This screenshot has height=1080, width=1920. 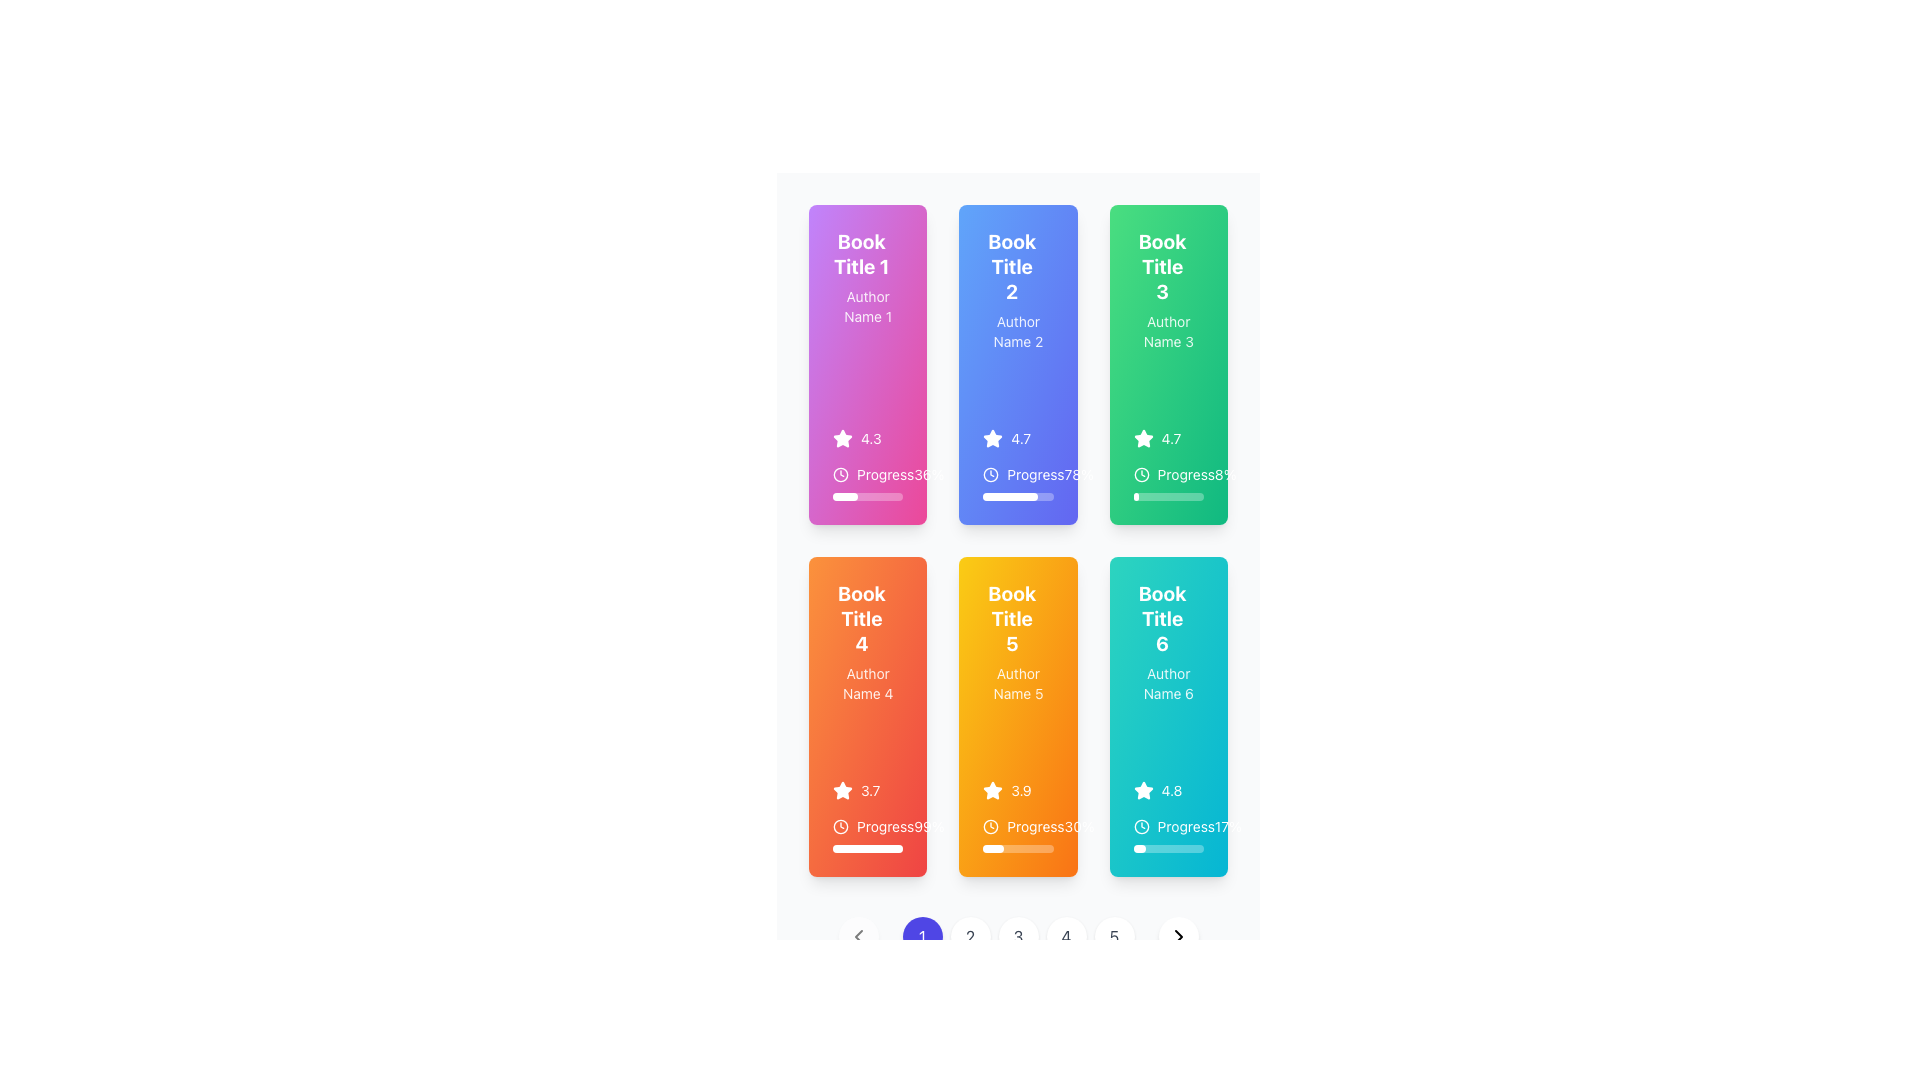 I want to click on the Progress indicator displaying 'Progress 30%' with a clock icon, located in the card for 'Book Title 5, Author Name 5' at the bottom part under the rating stars, so click(x=1018, y=834).